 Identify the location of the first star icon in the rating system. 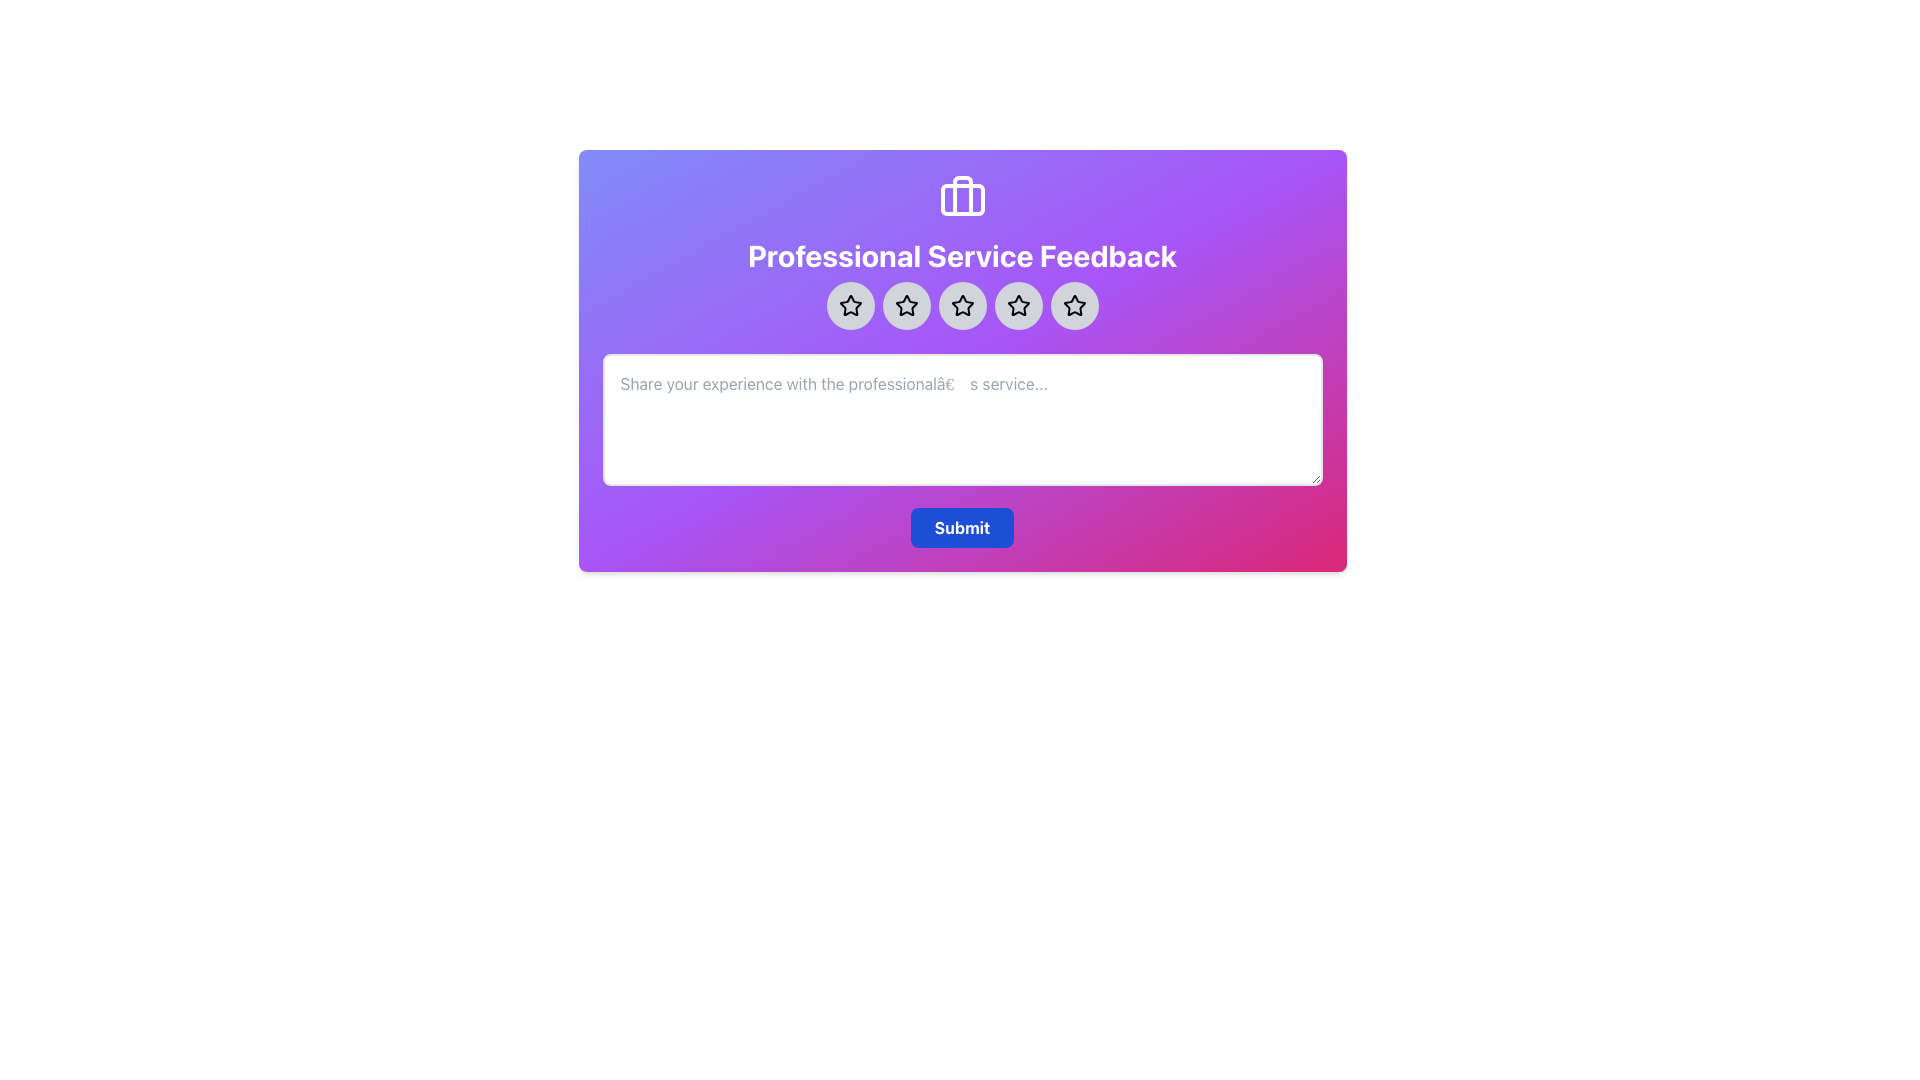
(850, 305).